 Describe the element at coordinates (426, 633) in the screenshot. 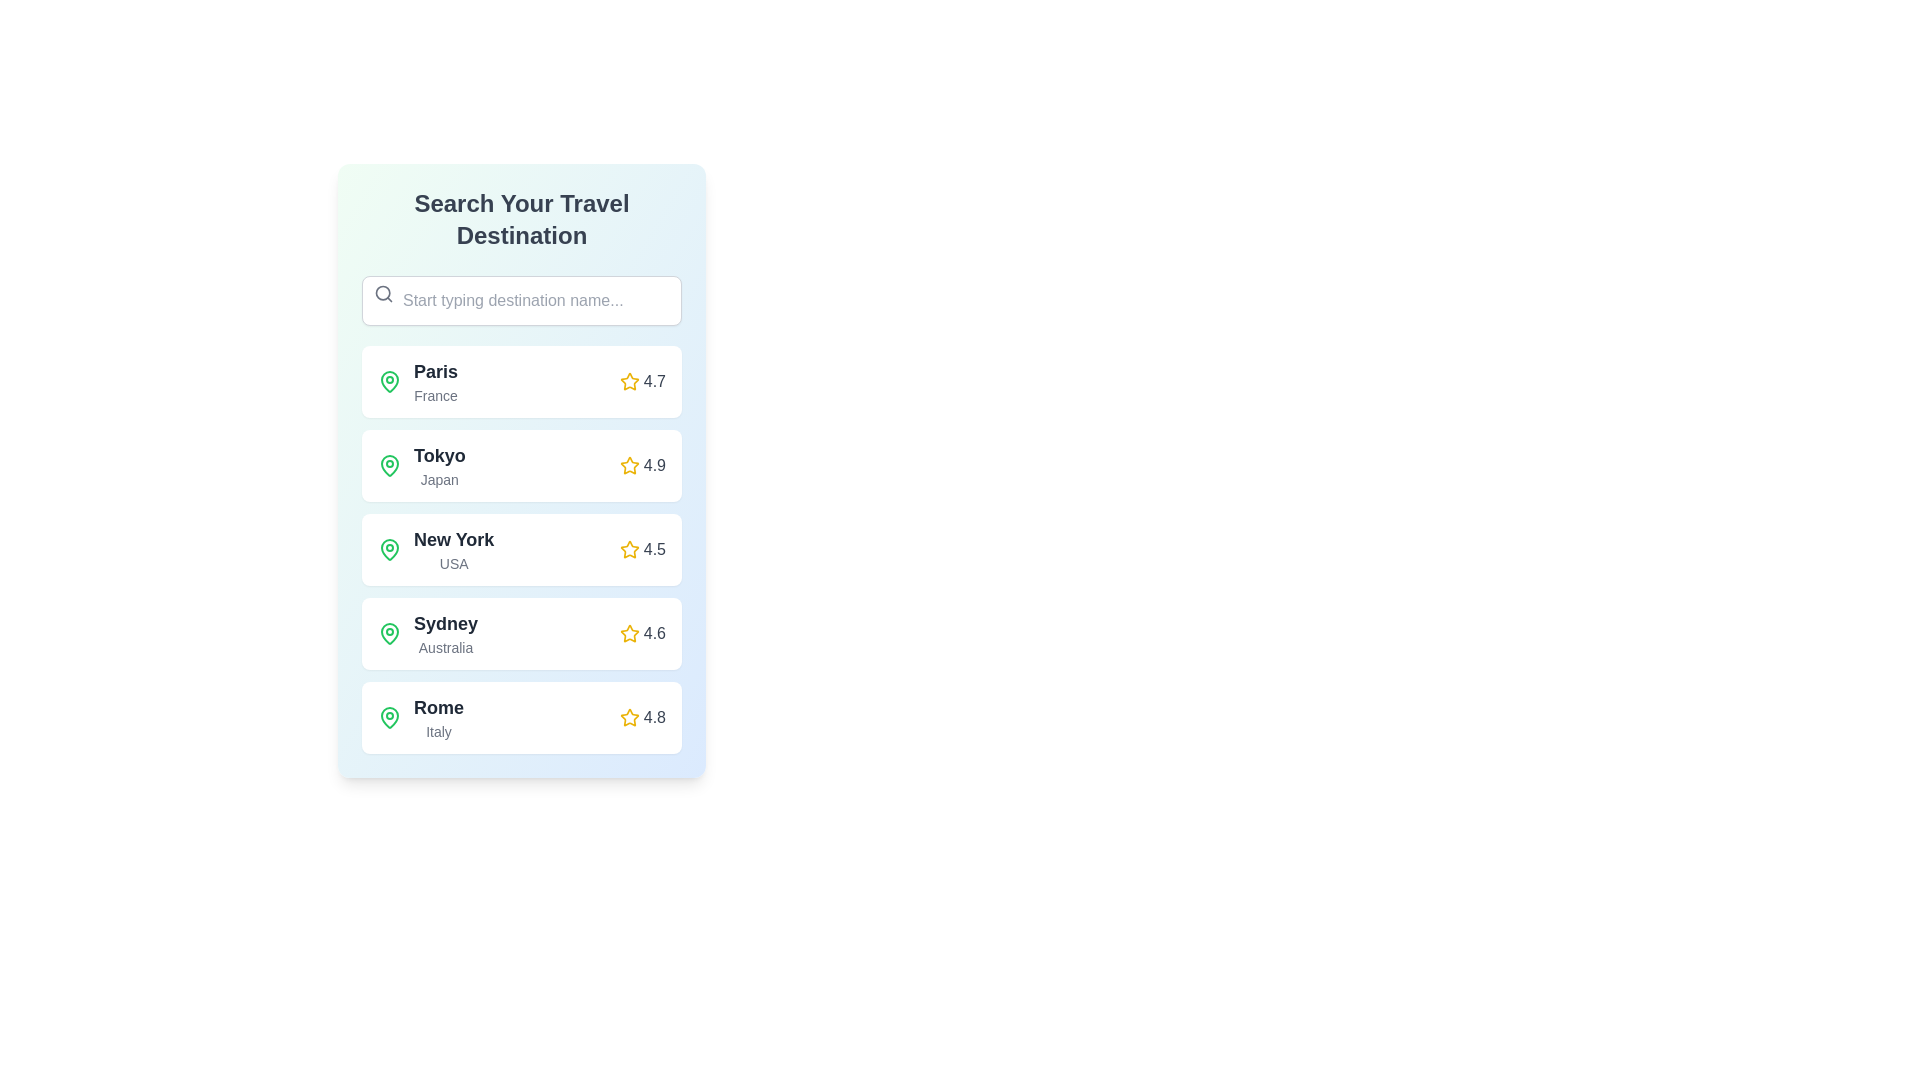

I see `the text display component that shows 'Sydney, Australia', located in the fourth item of a vertically stacked list, next to a green pin icon` at that location.